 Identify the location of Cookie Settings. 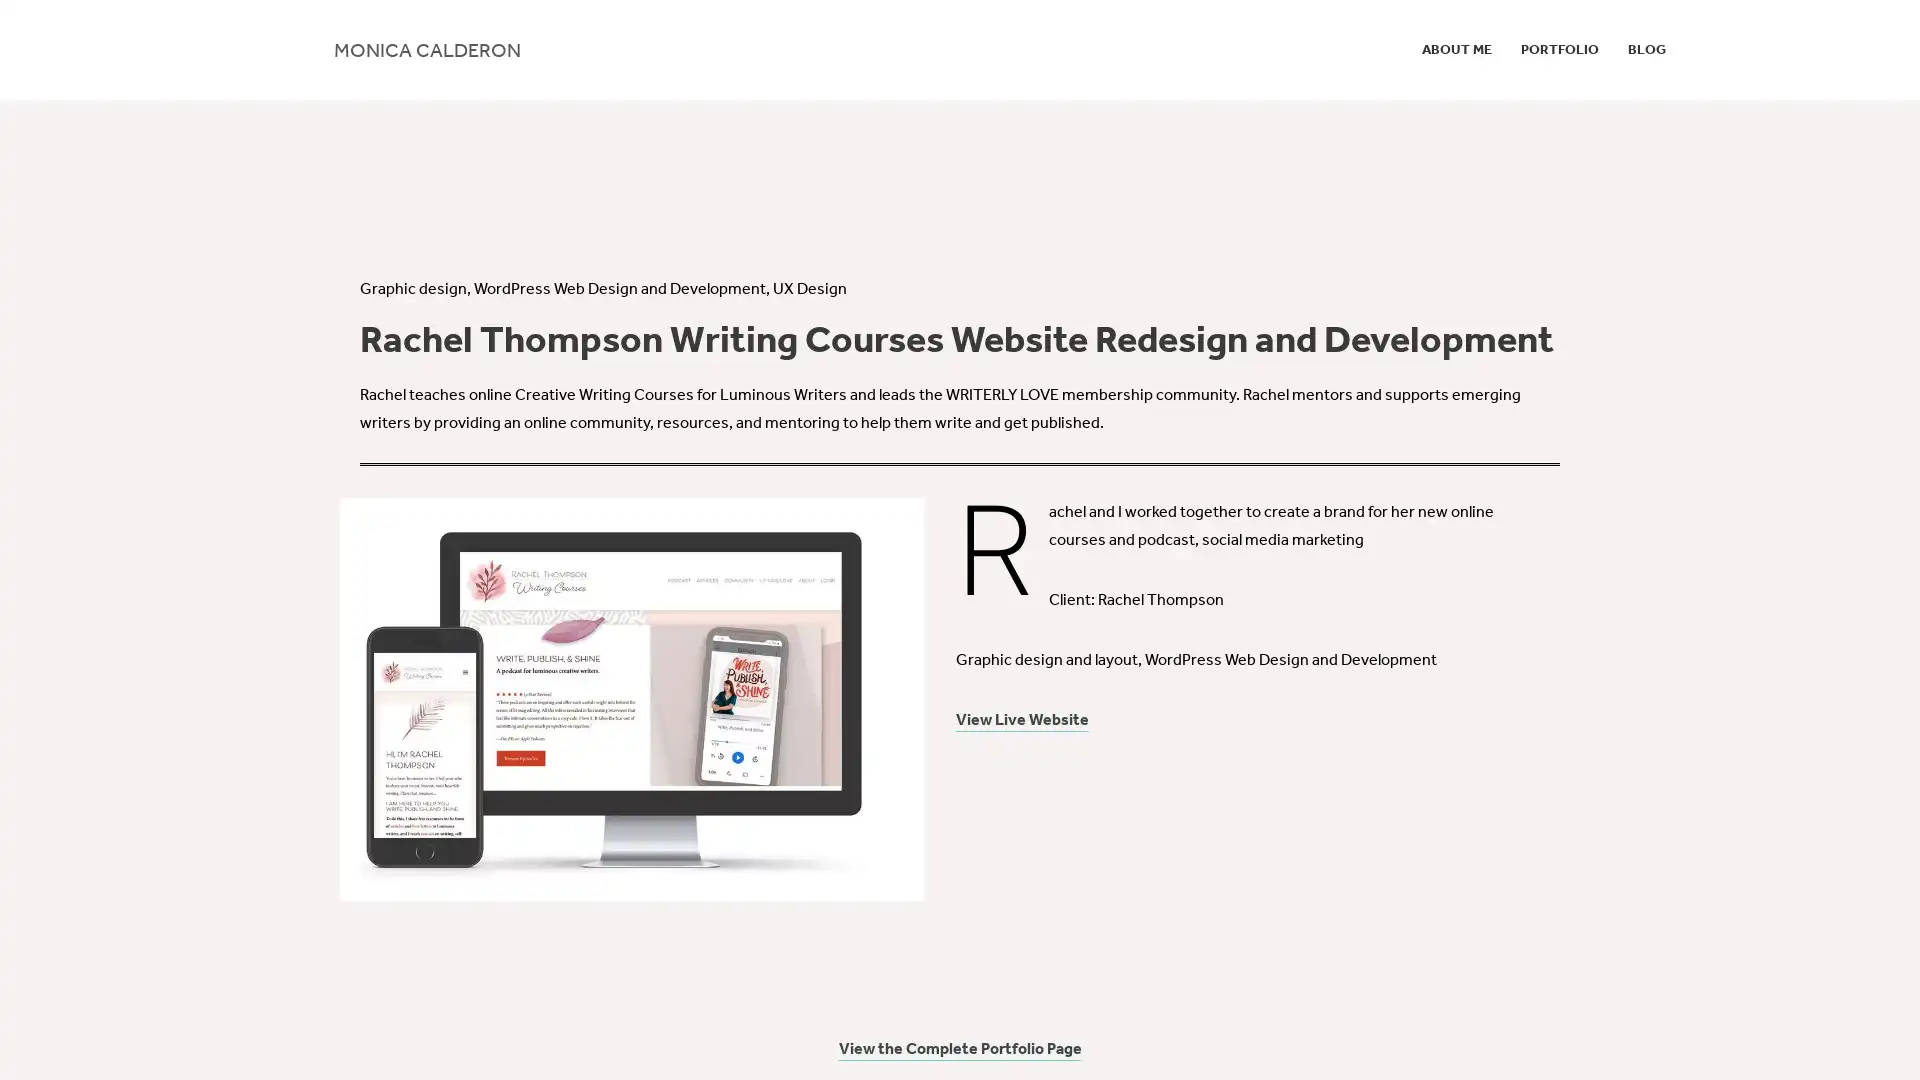
(1760, 1046).